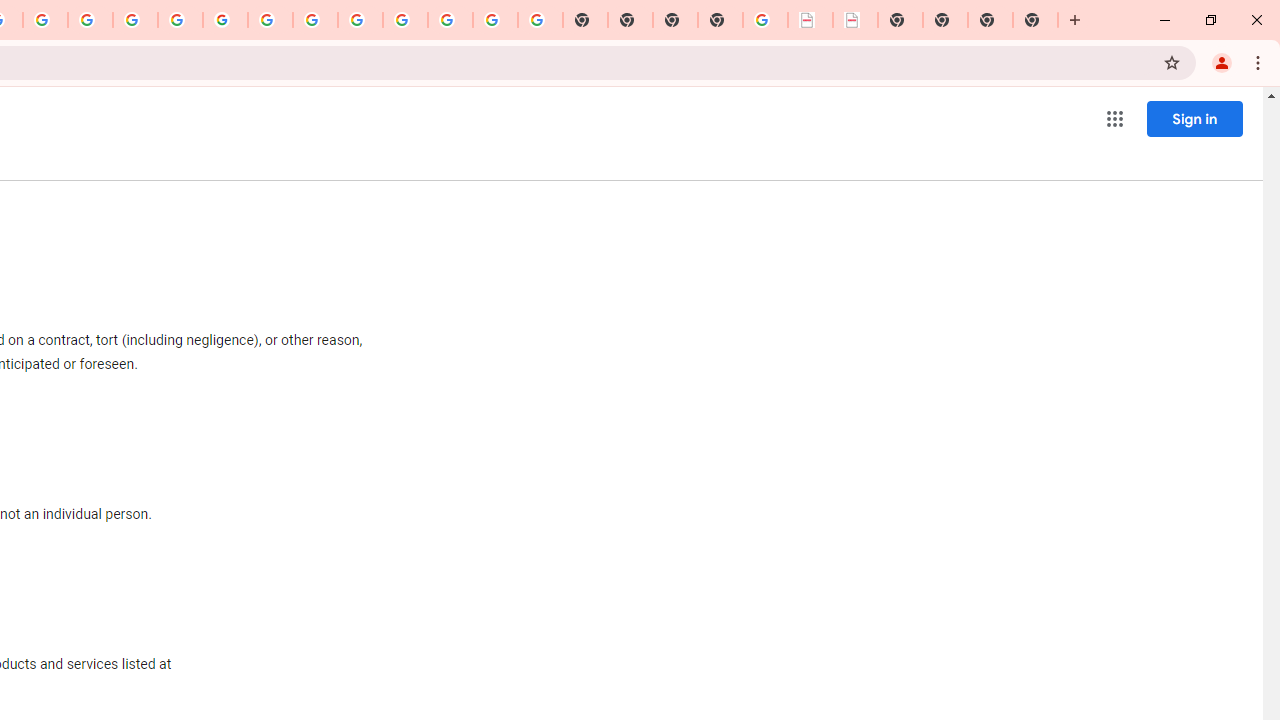 This screenshot has width=1280, height=720. Describe the element at coordinates (1259, 61) in the screenshot. I see `'Chrome'` at that location.